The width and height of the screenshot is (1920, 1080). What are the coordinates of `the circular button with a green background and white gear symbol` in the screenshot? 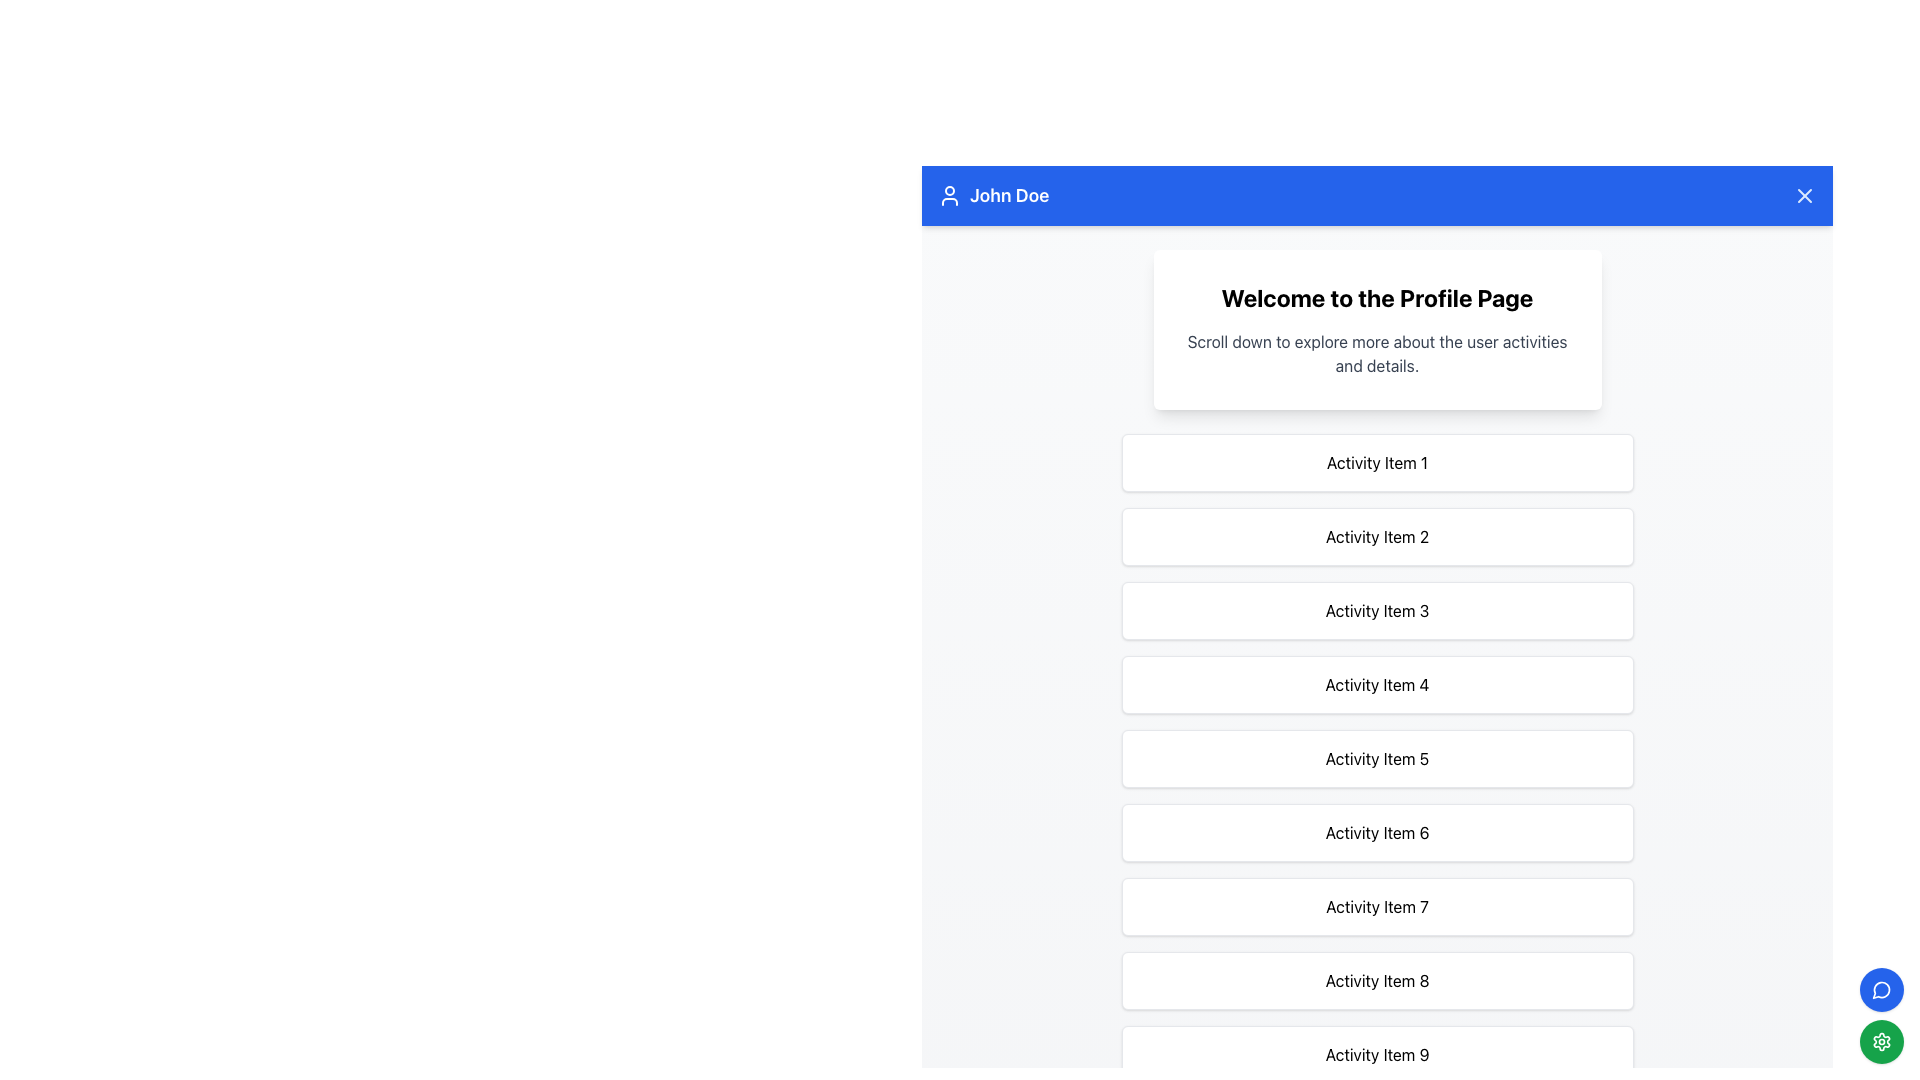 It's located at (1880, 1015).